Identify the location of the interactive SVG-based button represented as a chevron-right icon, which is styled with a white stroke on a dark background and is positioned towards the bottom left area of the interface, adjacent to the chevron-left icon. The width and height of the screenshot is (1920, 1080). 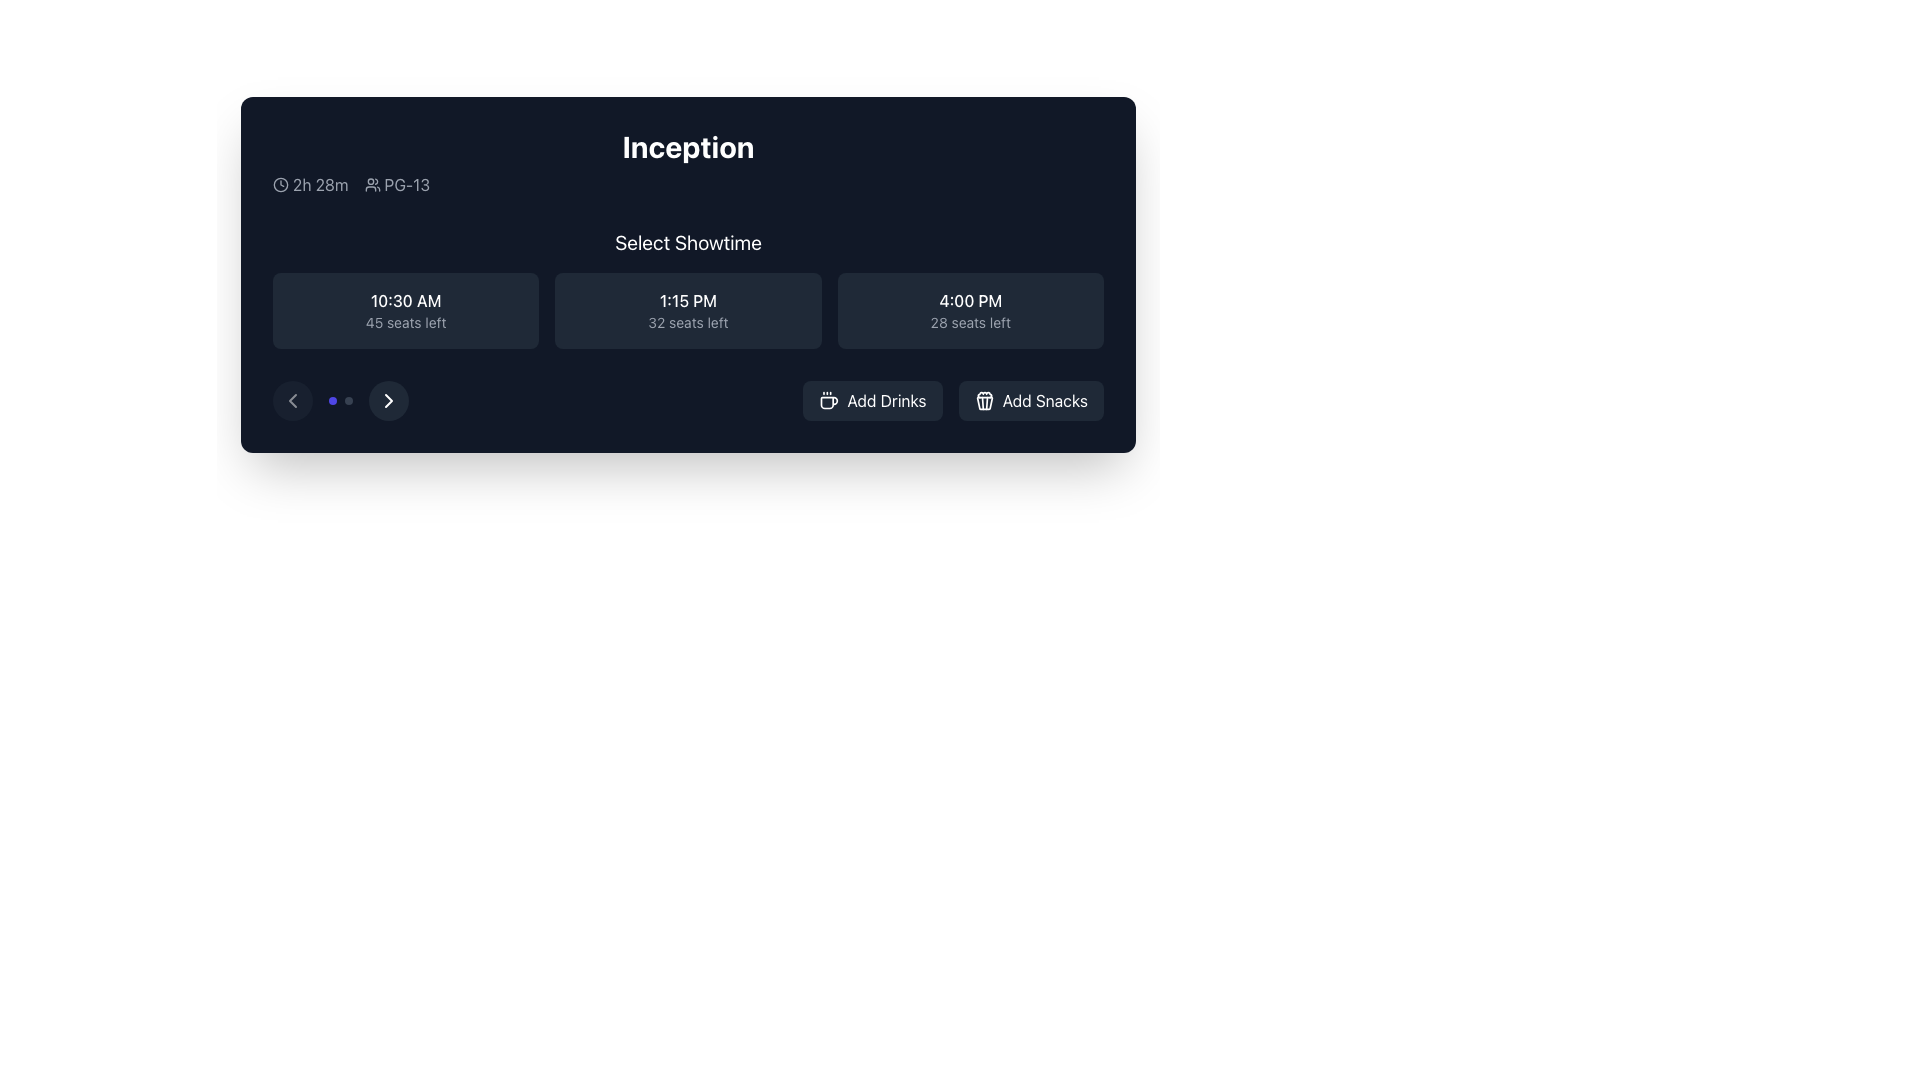
(388, 401).